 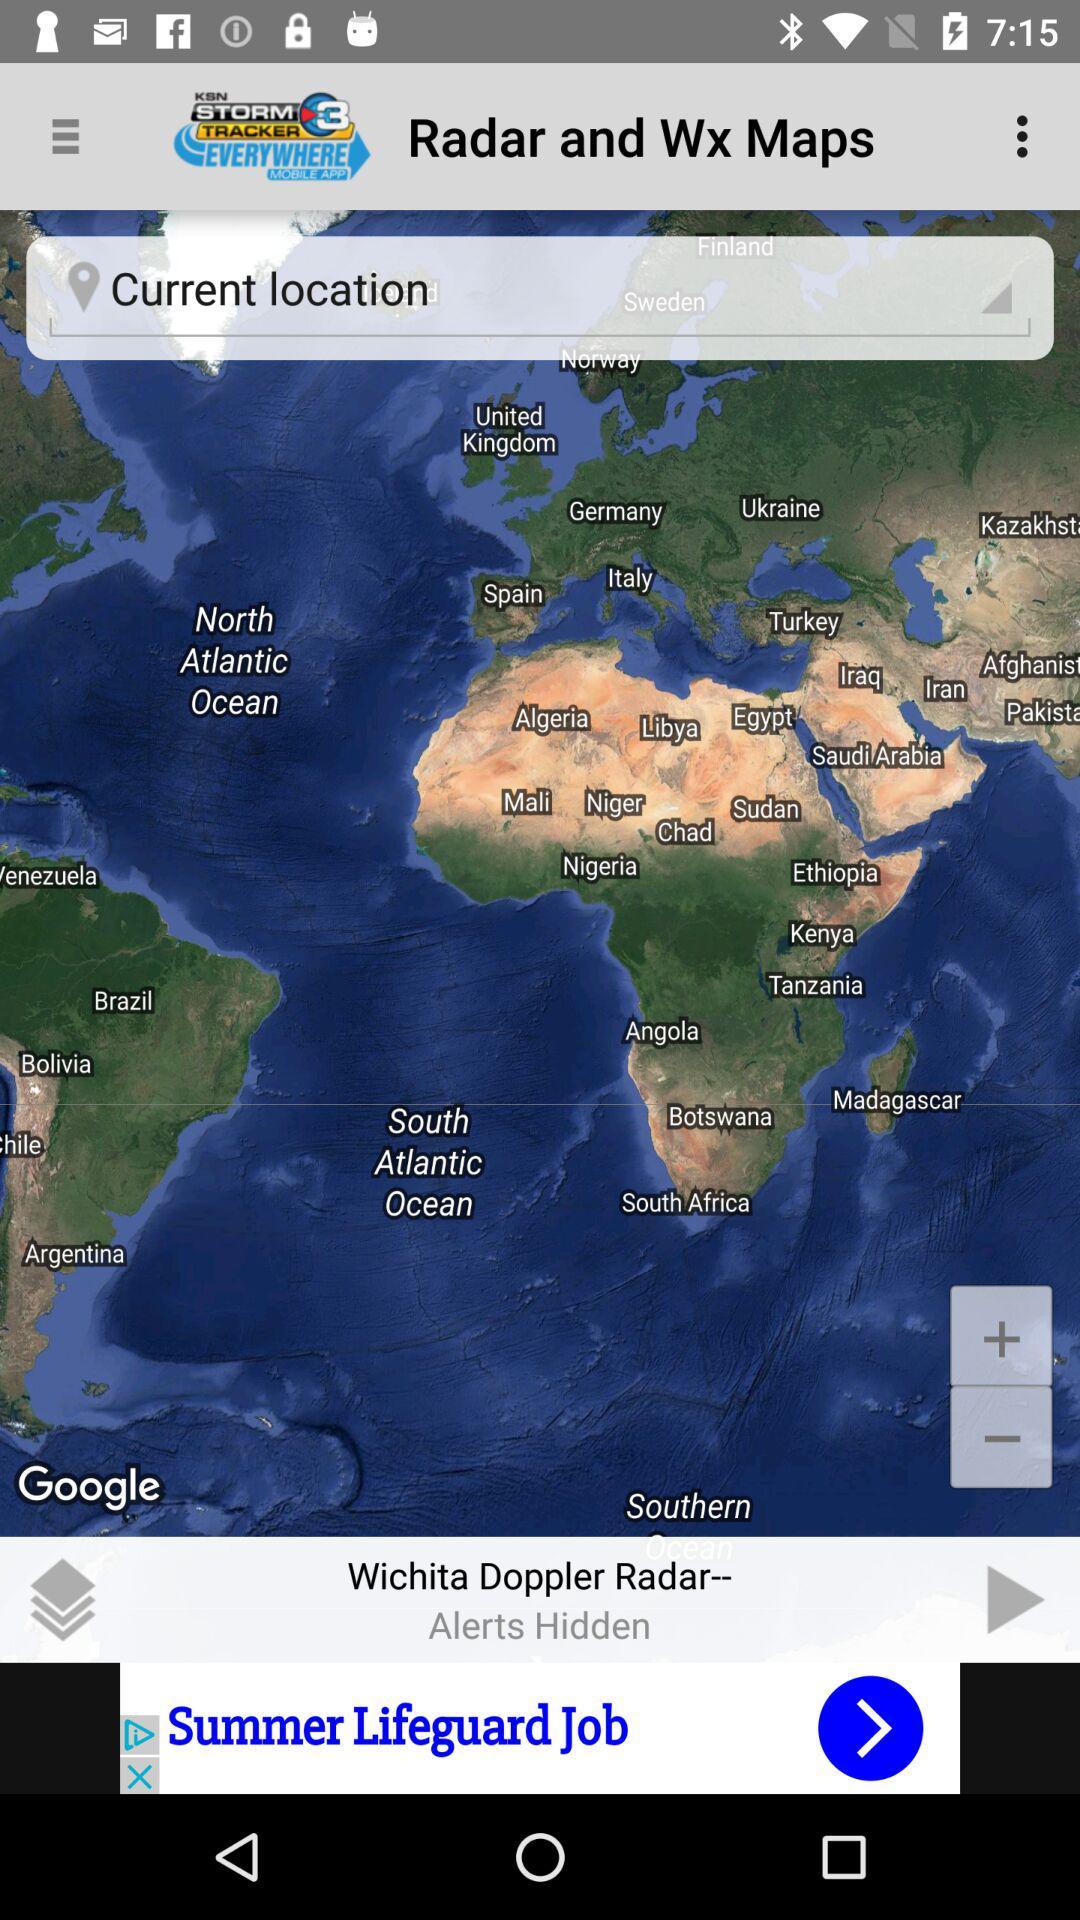 I want to click on button, so click(x=1017, y=1598).